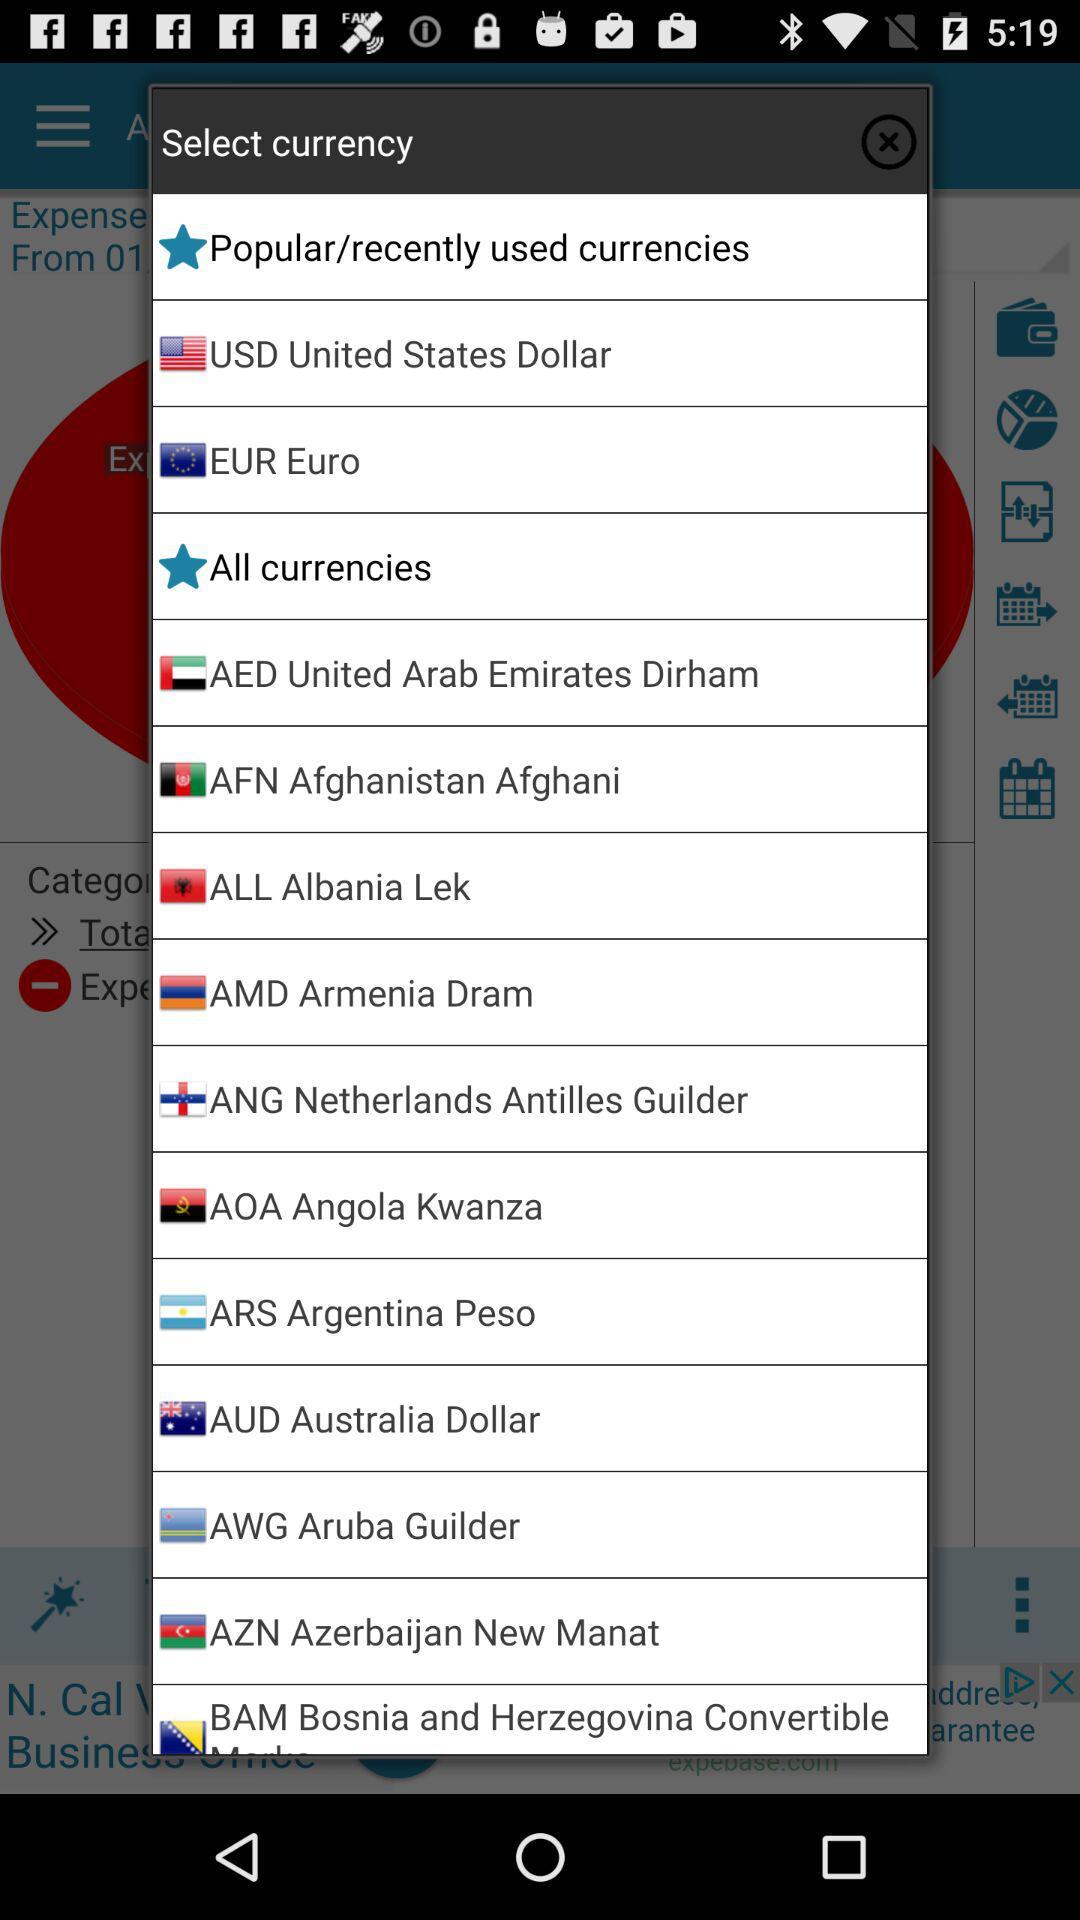 The width and height of the screenshot is (1080, 1920). Describe the element at coordinates (564, 1523) in the screenshot. I see `the awg aruba guilder item` at that location.